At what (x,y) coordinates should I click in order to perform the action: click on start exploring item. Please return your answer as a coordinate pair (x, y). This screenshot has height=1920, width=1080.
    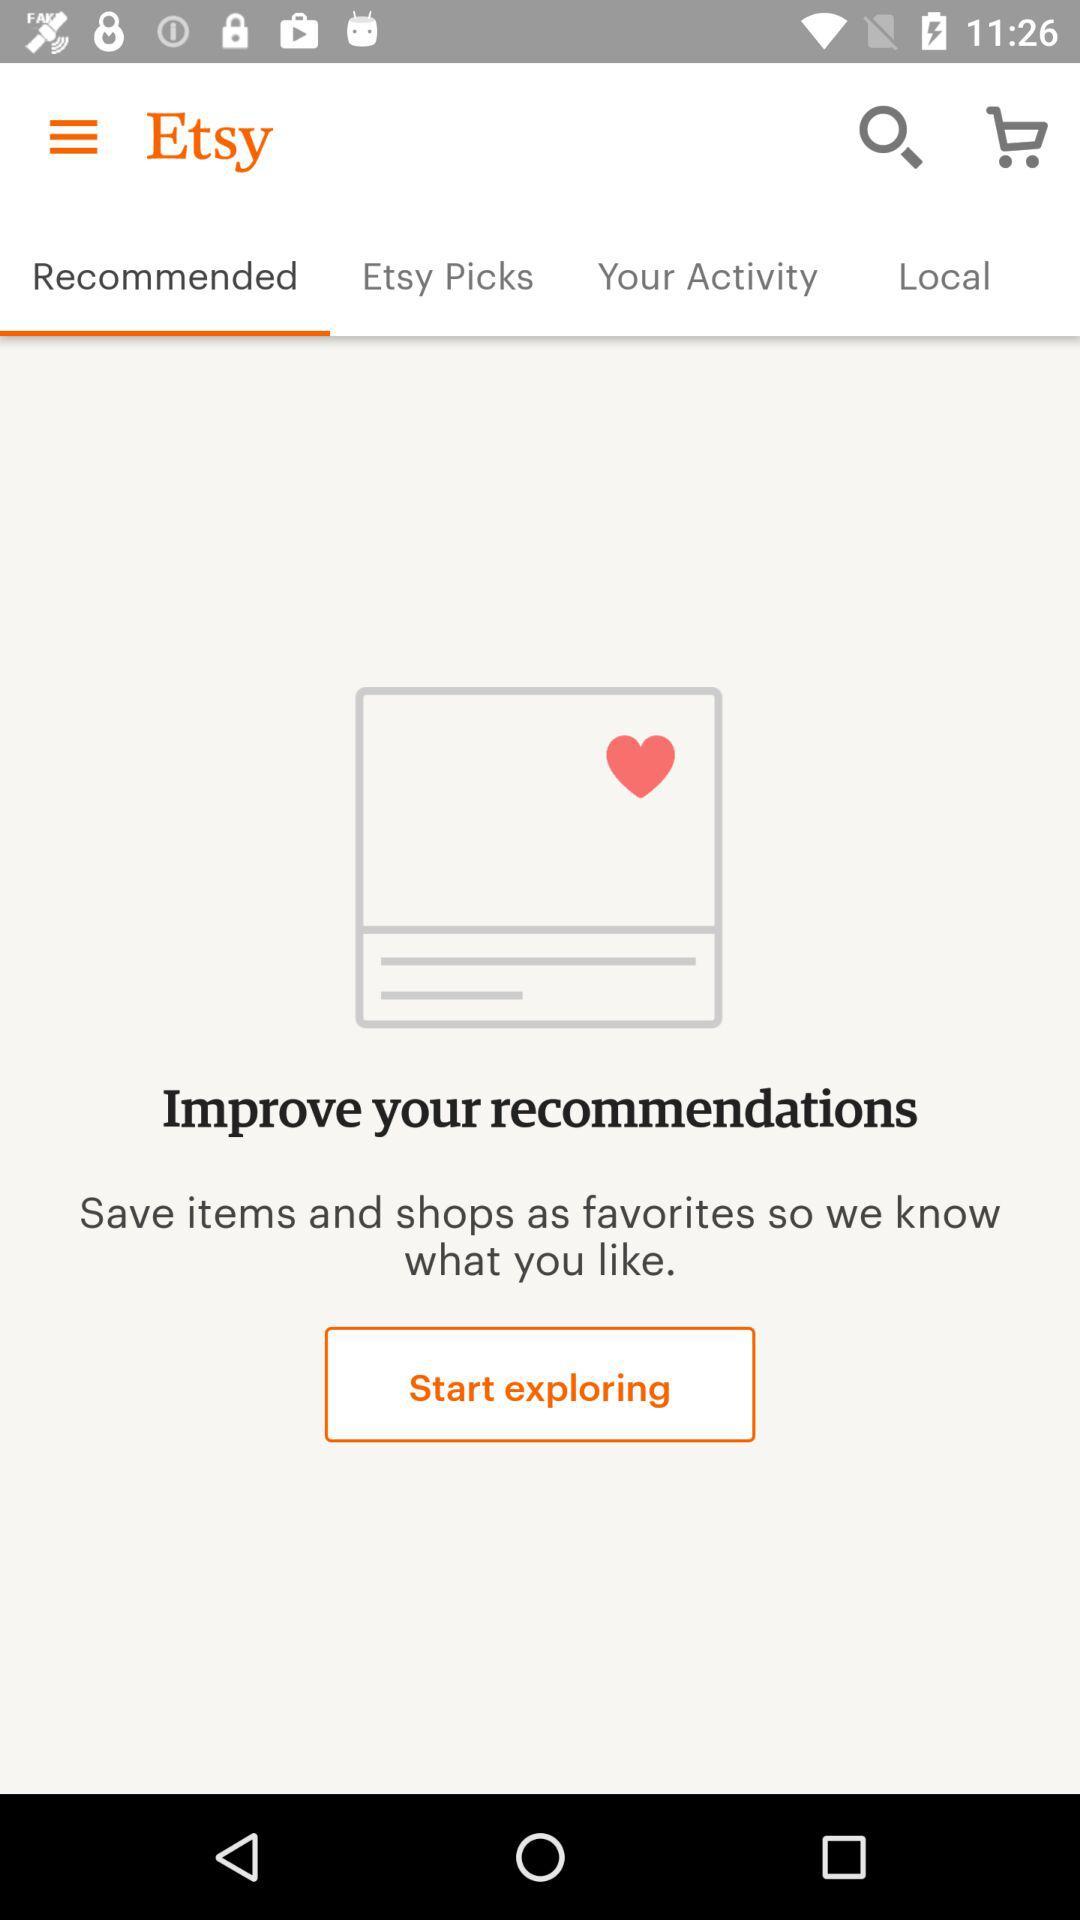
    Looking at the image, I should click on (540, 1383).